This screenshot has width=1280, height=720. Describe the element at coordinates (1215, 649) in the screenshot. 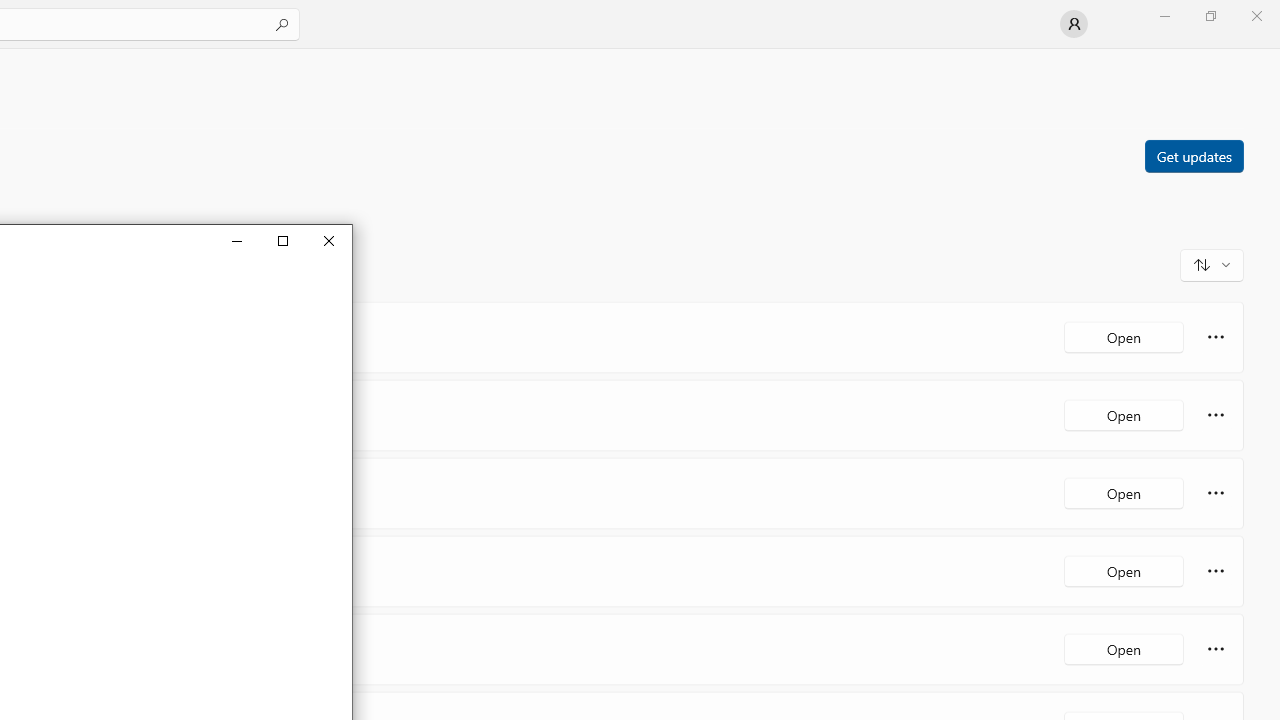

I see `'More options'` at that location.